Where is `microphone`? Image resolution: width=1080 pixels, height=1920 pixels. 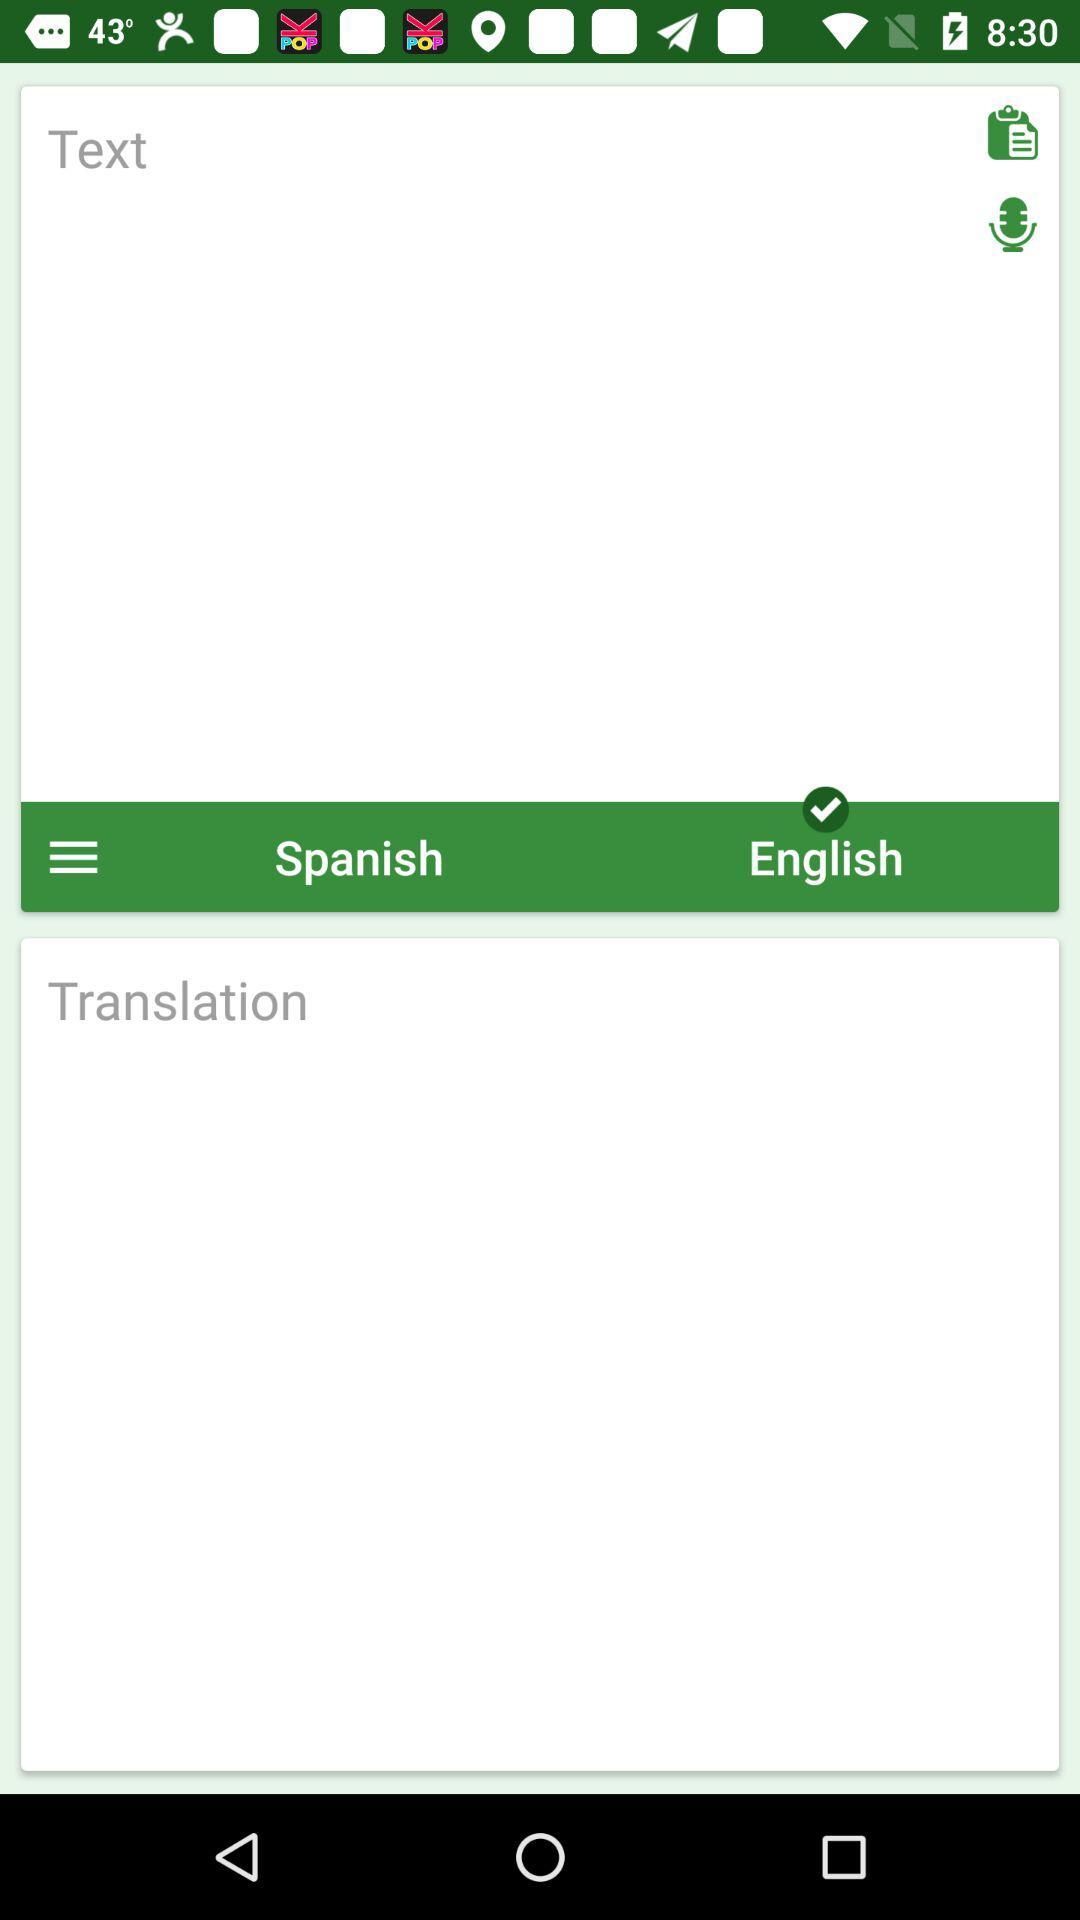
microphone is located at coordinates (1012, 224).